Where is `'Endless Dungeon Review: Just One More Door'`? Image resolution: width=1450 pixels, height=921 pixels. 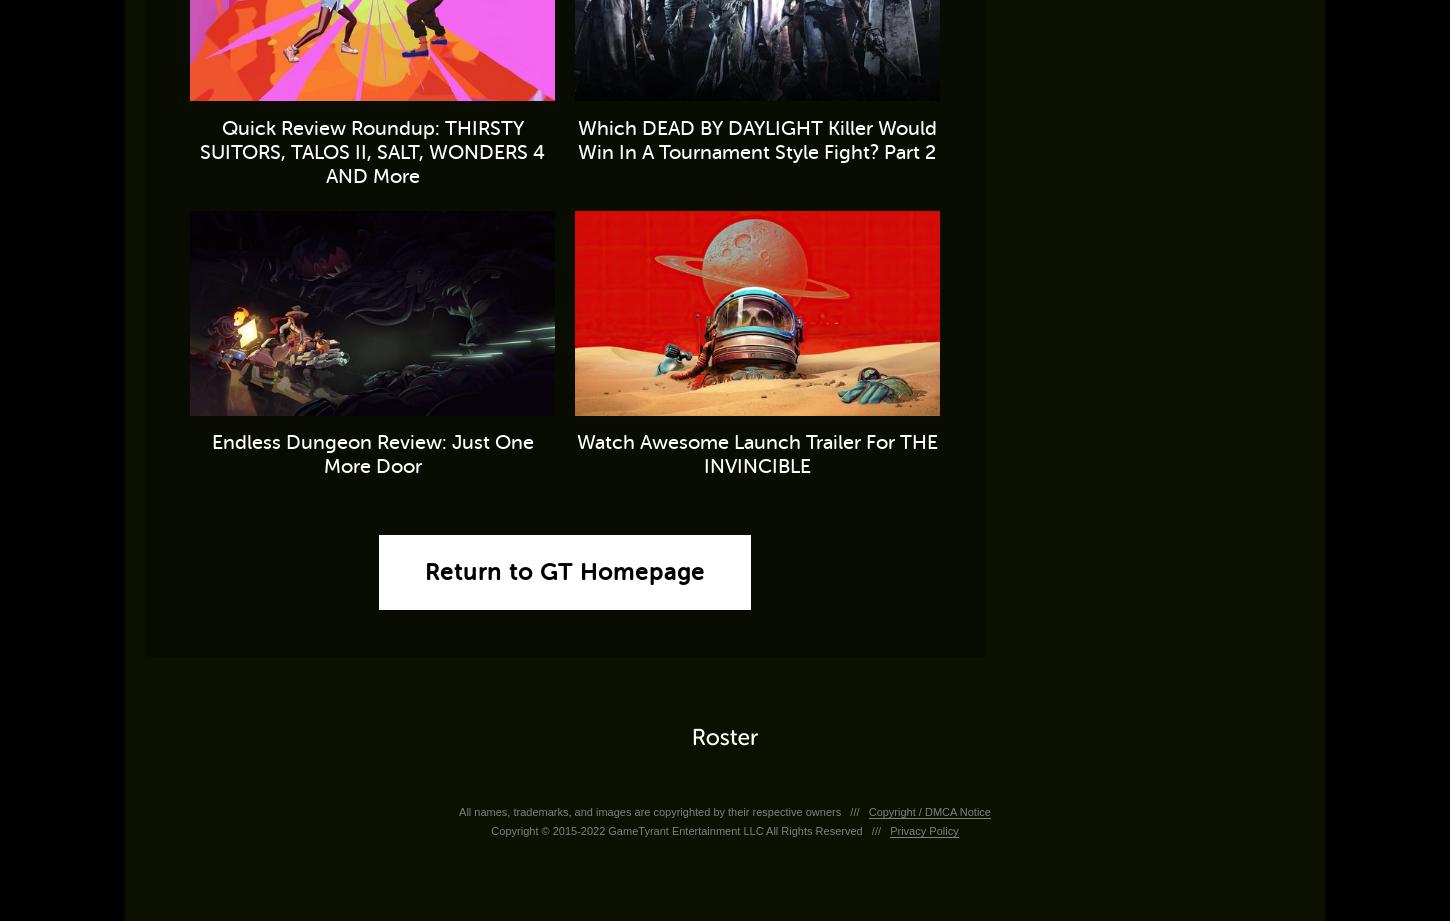
'Endless Dungeon Review: Just One More Door' is located at coordinates (209, 453).